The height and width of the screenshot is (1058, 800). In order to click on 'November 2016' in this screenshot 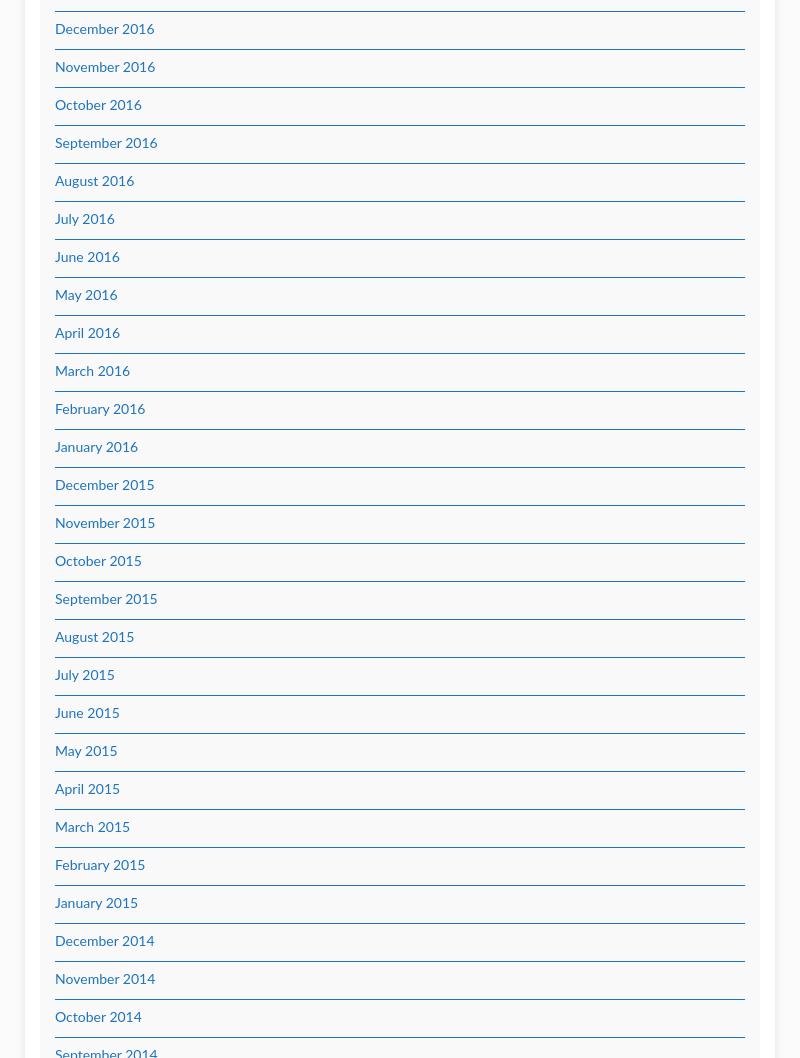, I will do `click(54, 68)`.